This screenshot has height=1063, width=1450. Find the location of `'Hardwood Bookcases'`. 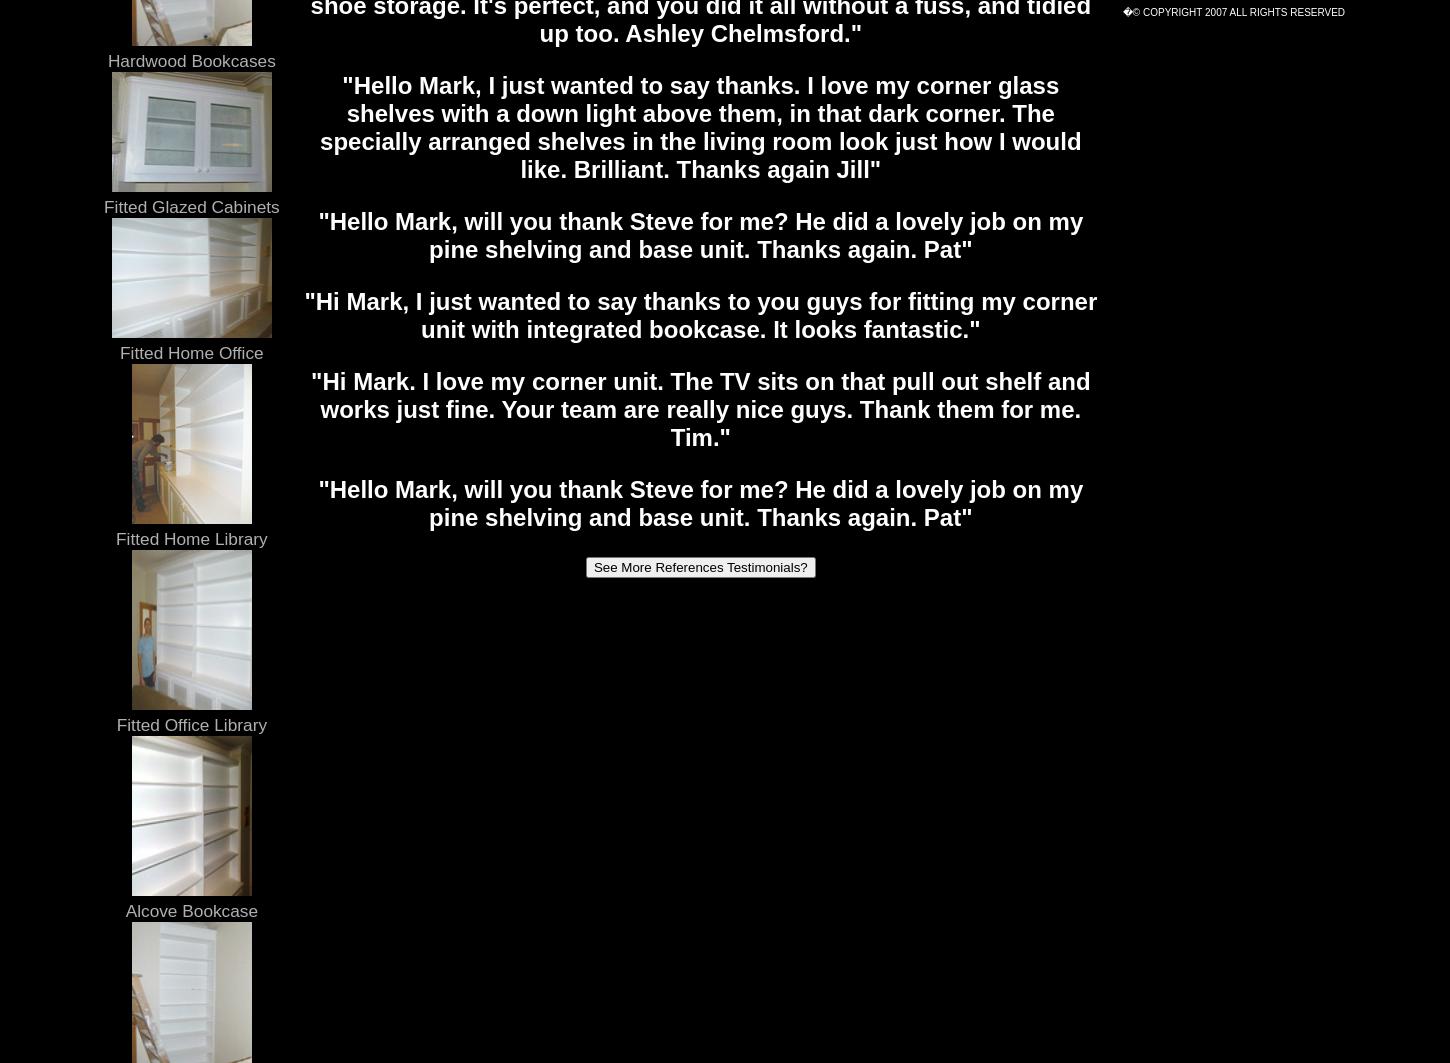

'Hardwood Bookcases' is located at coordinates (107, 59).